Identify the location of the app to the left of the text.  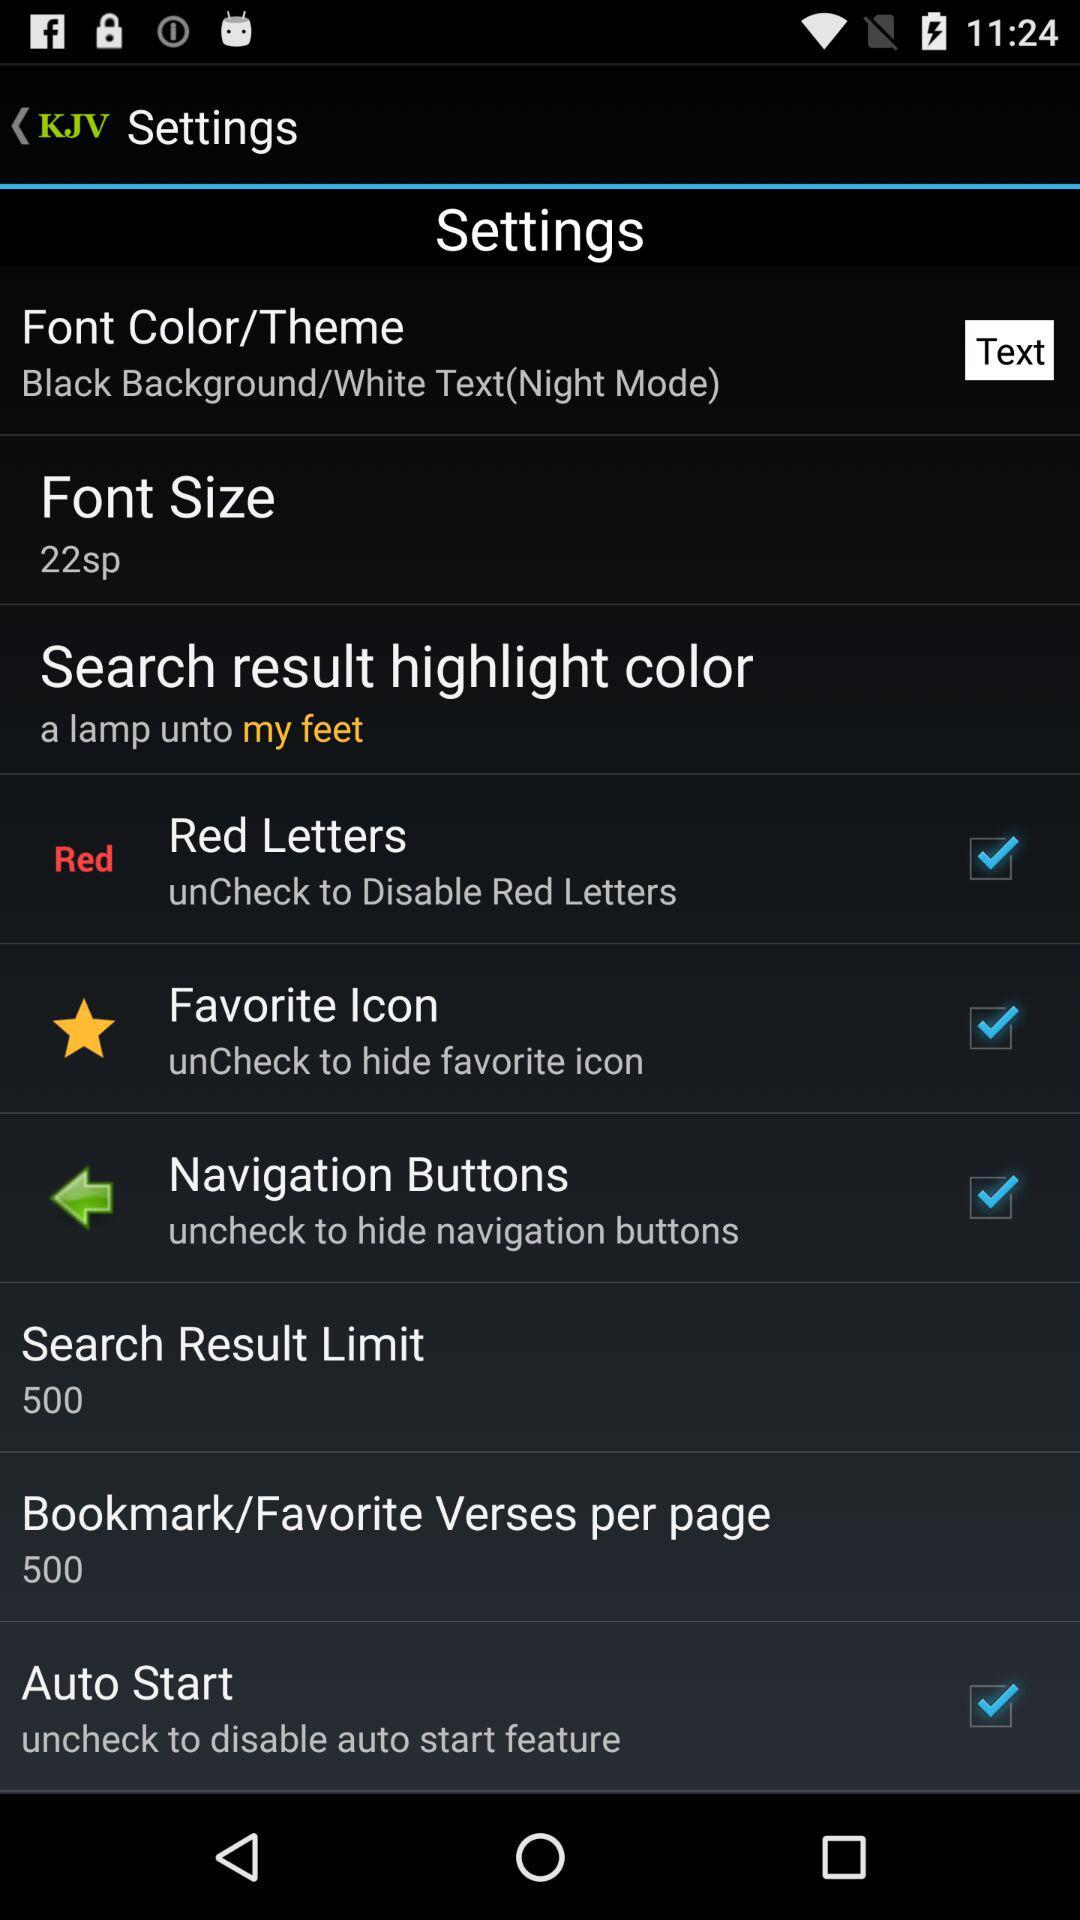
(370, 381).